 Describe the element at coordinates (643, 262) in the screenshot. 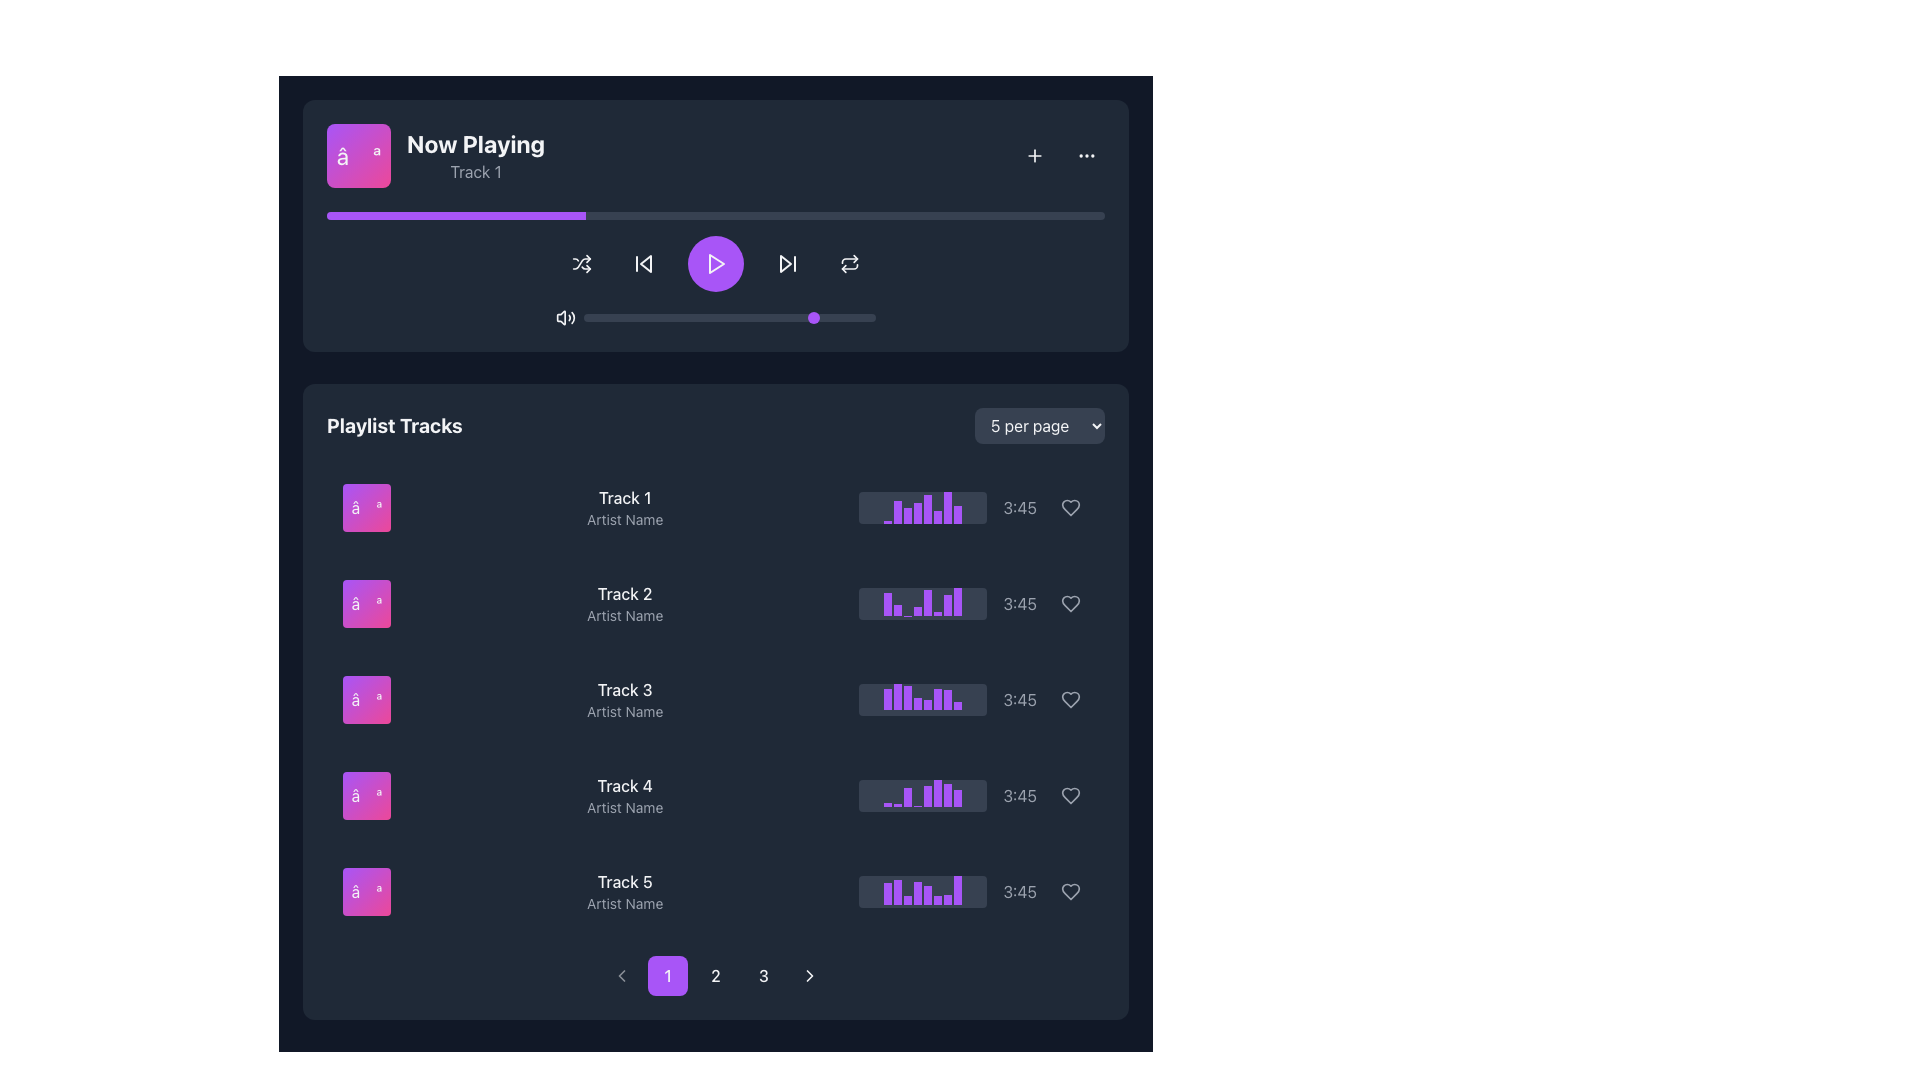

I see `the skip back button located in the media playback section to trigger a tooltip or effect` at that location.